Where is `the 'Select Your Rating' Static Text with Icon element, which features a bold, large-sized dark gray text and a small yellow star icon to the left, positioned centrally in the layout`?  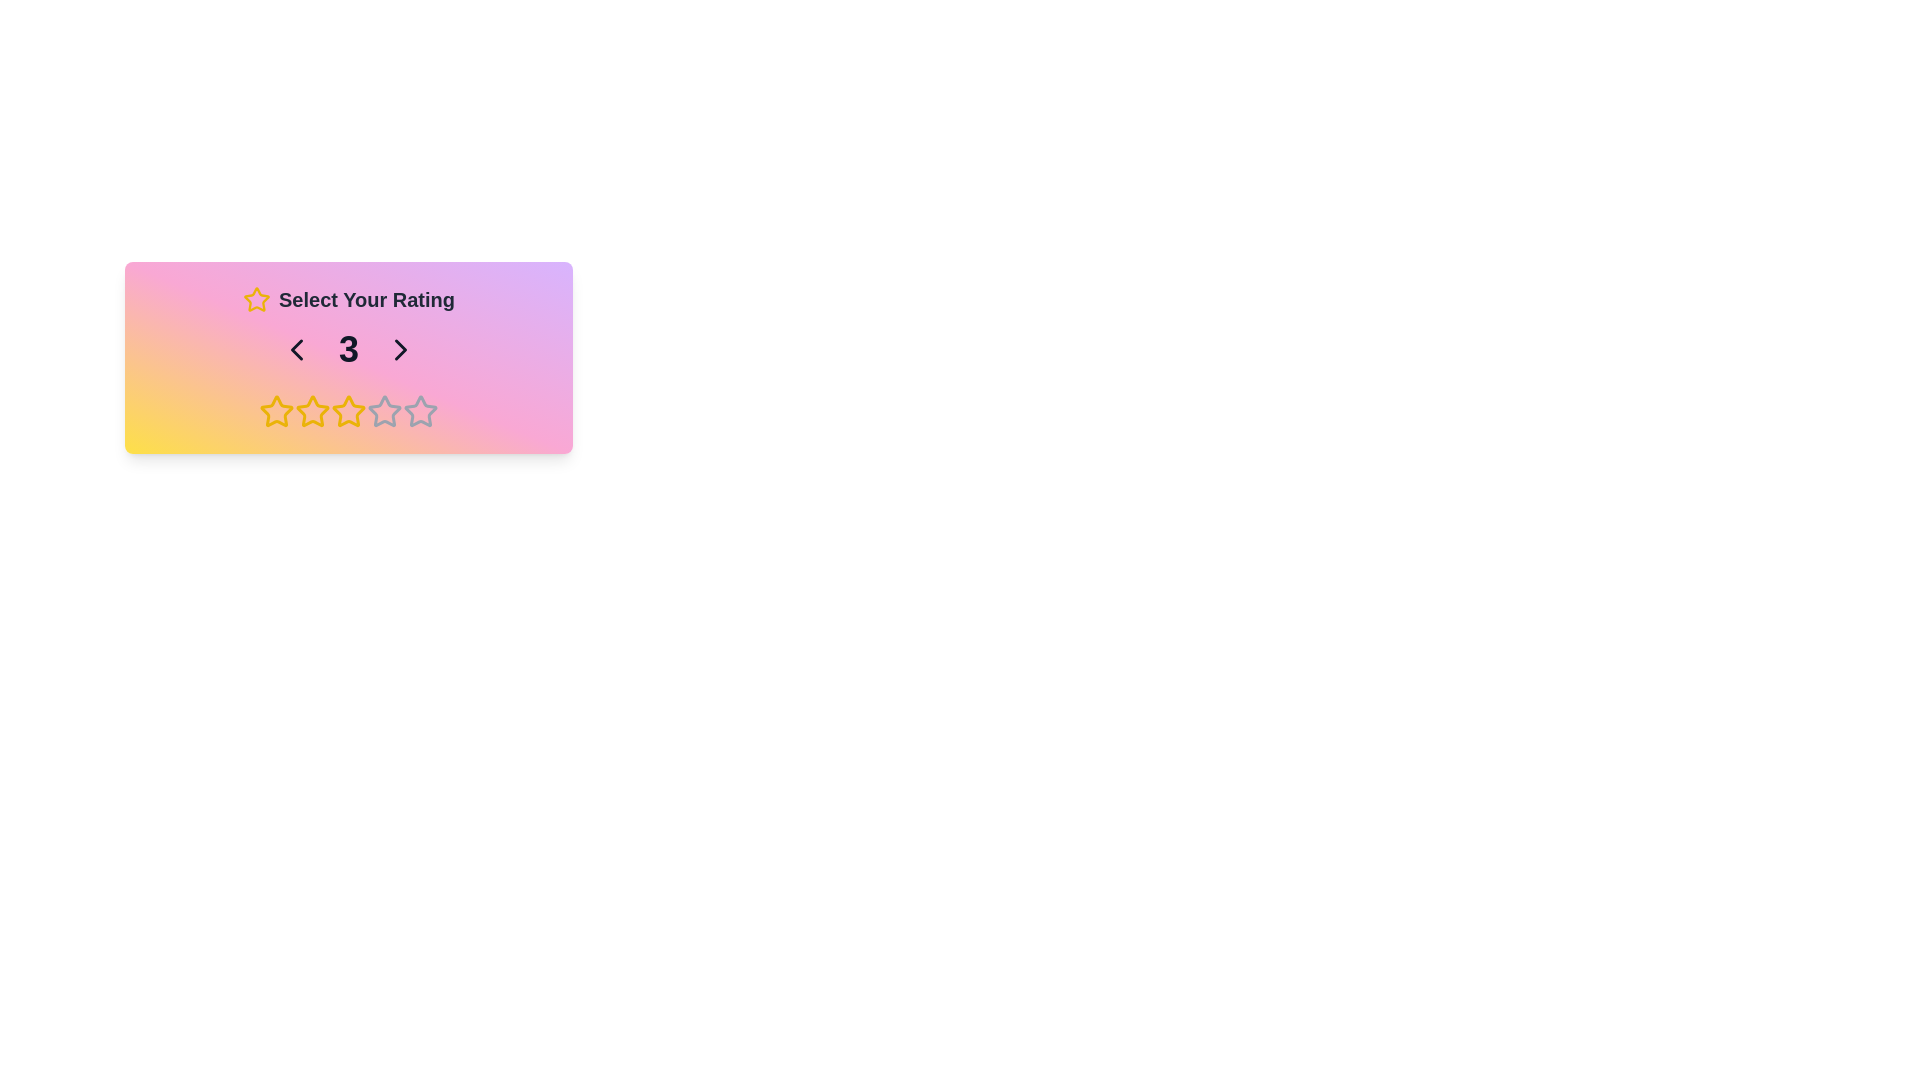 the 'Select Your Rating' Static Text with Icon element, which features a bold, large-sized dark gray text and a small yellow star icon to the left, positioned centrally in the layout is located at coordinates (349, 300).